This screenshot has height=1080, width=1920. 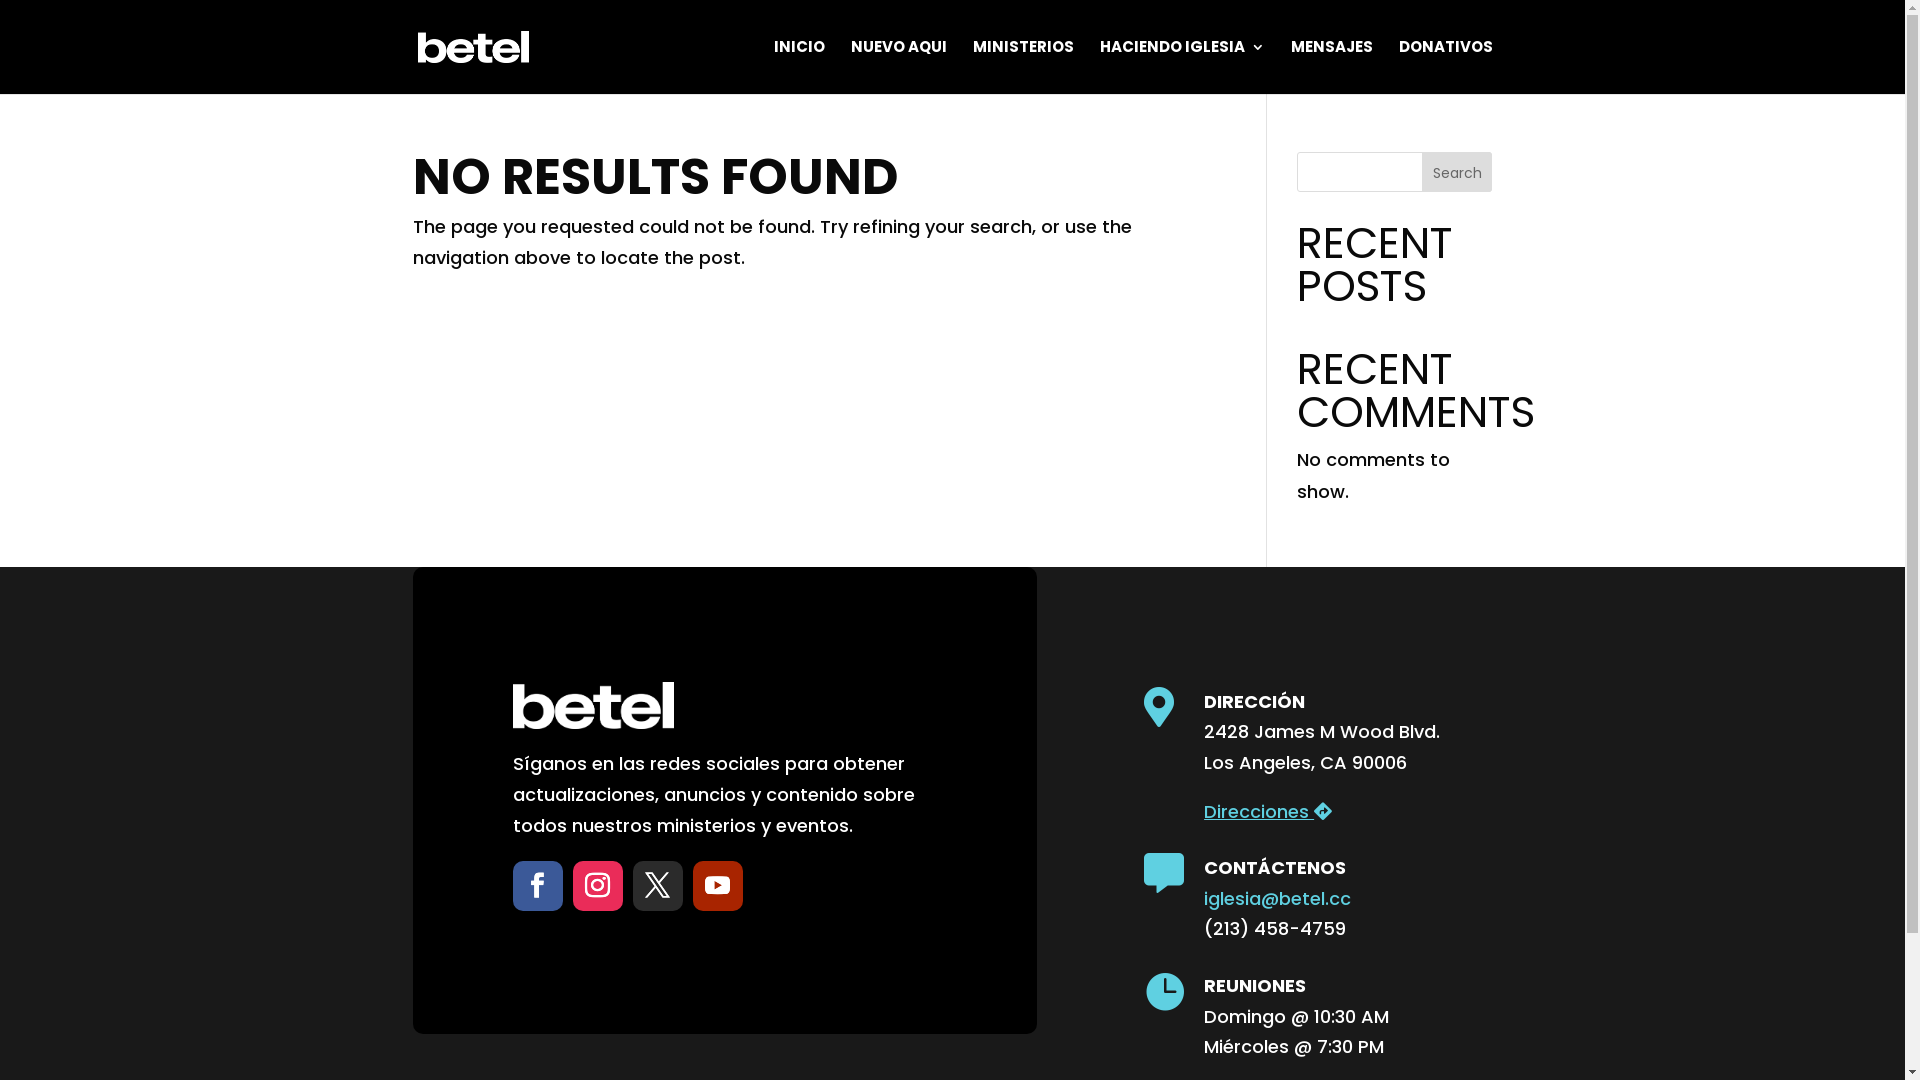 What do you see at coordinates (1022, 65) in the screenshot?
I see `'MINISTERIOS'` at bounding box center [1022, 65].